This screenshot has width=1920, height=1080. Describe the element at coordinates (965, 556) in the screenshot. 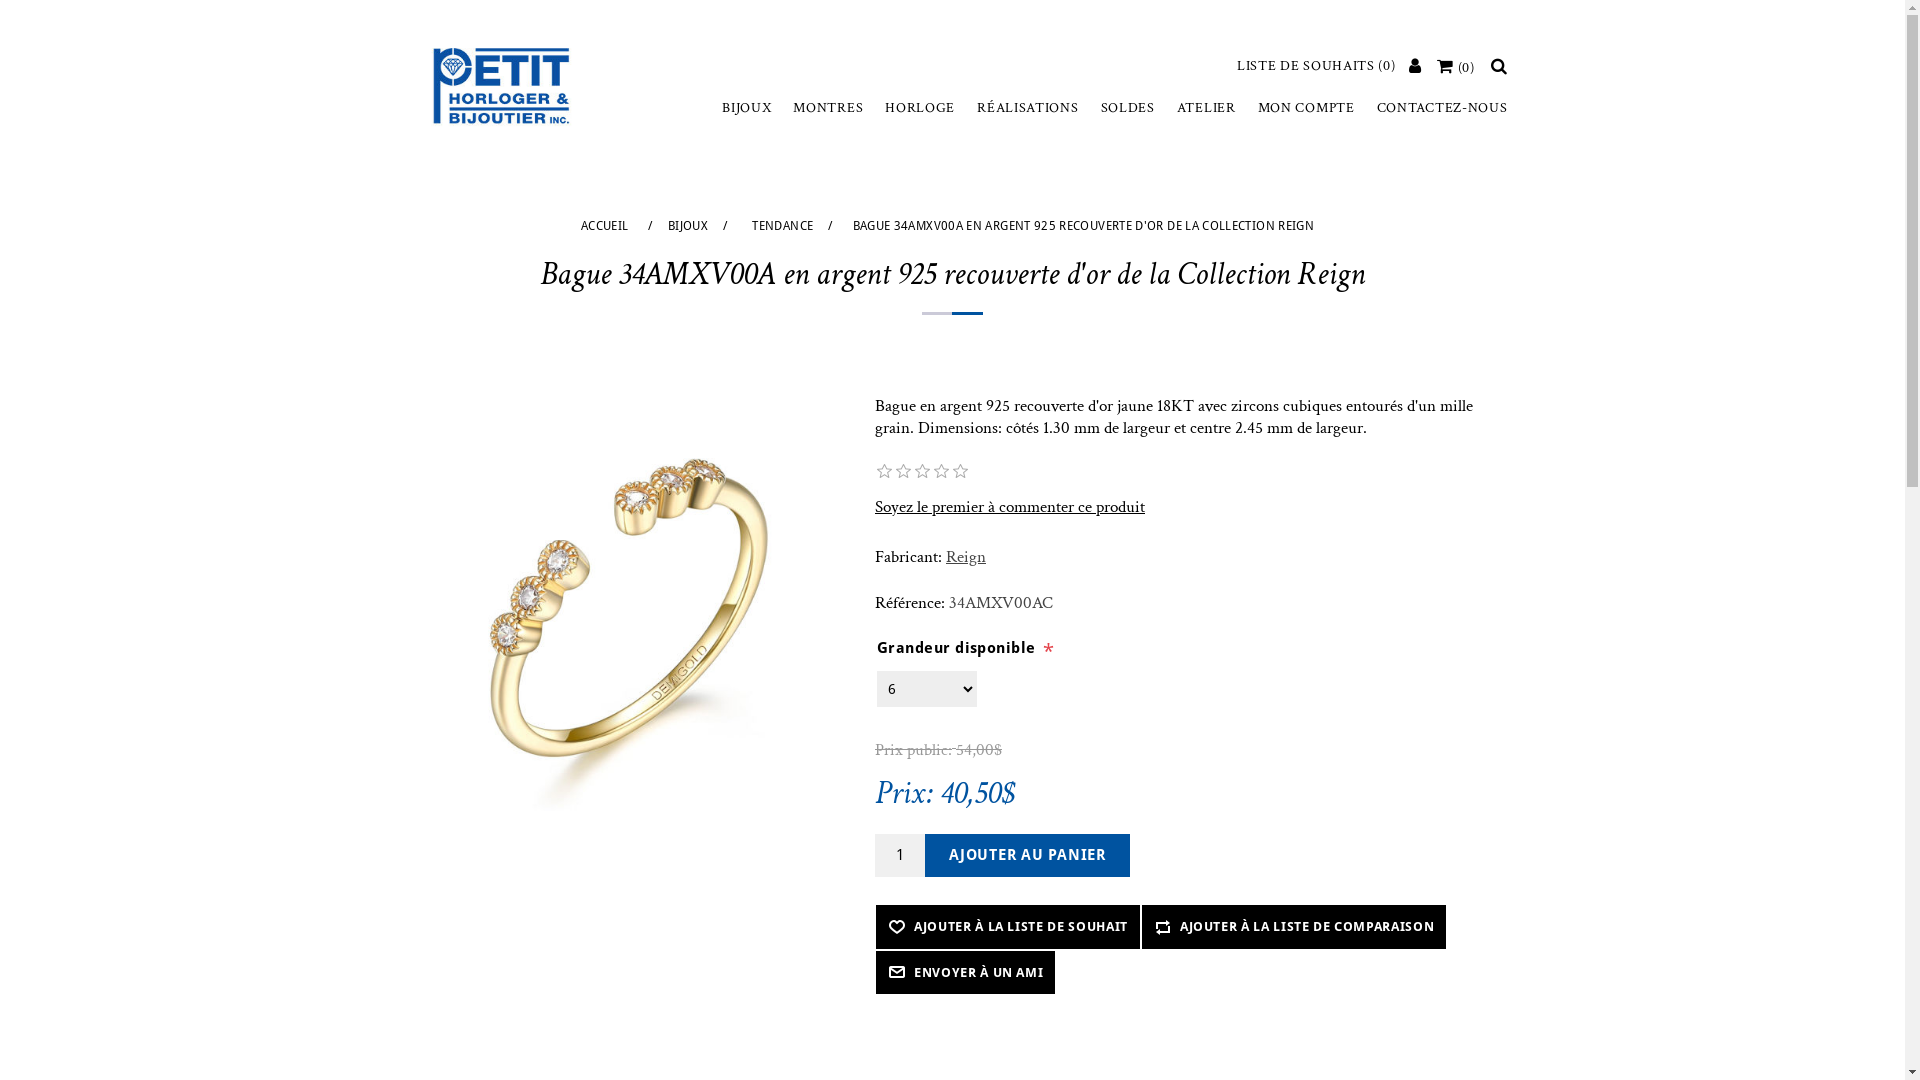

I see `'Reign'` at that location.